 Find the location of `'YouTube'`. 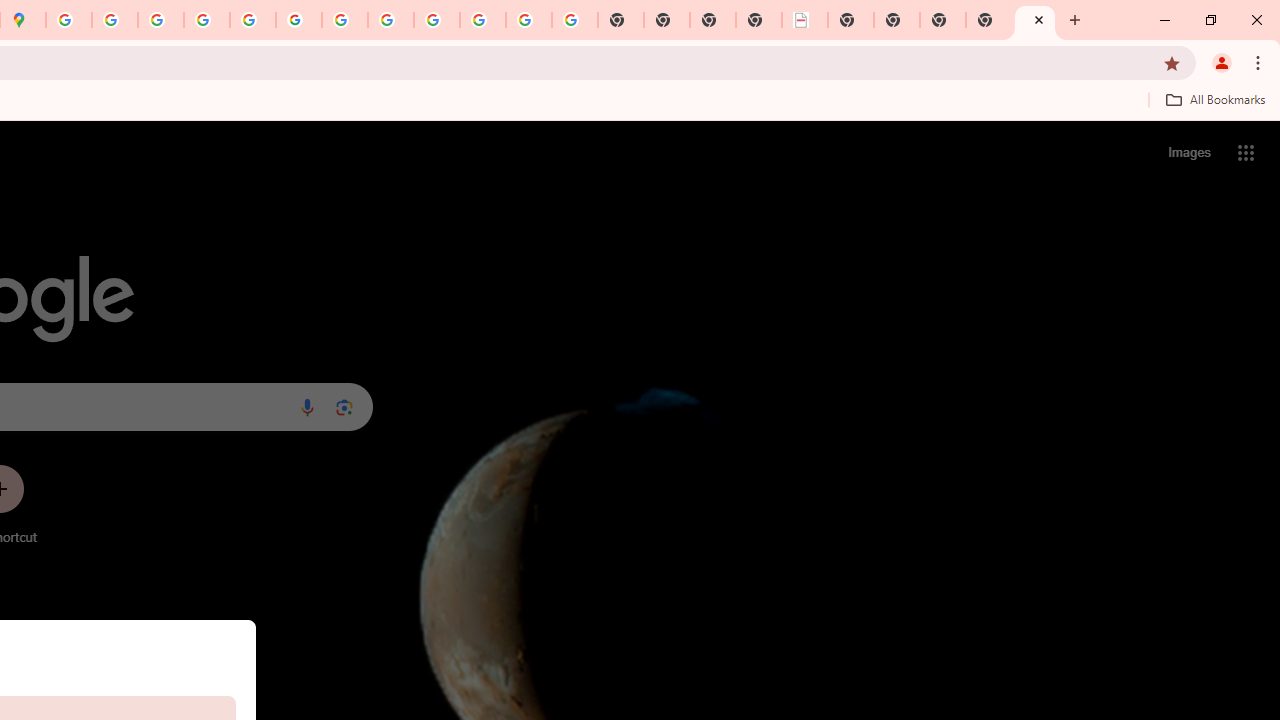

'YouTube' is located at coordinates (345, 20).